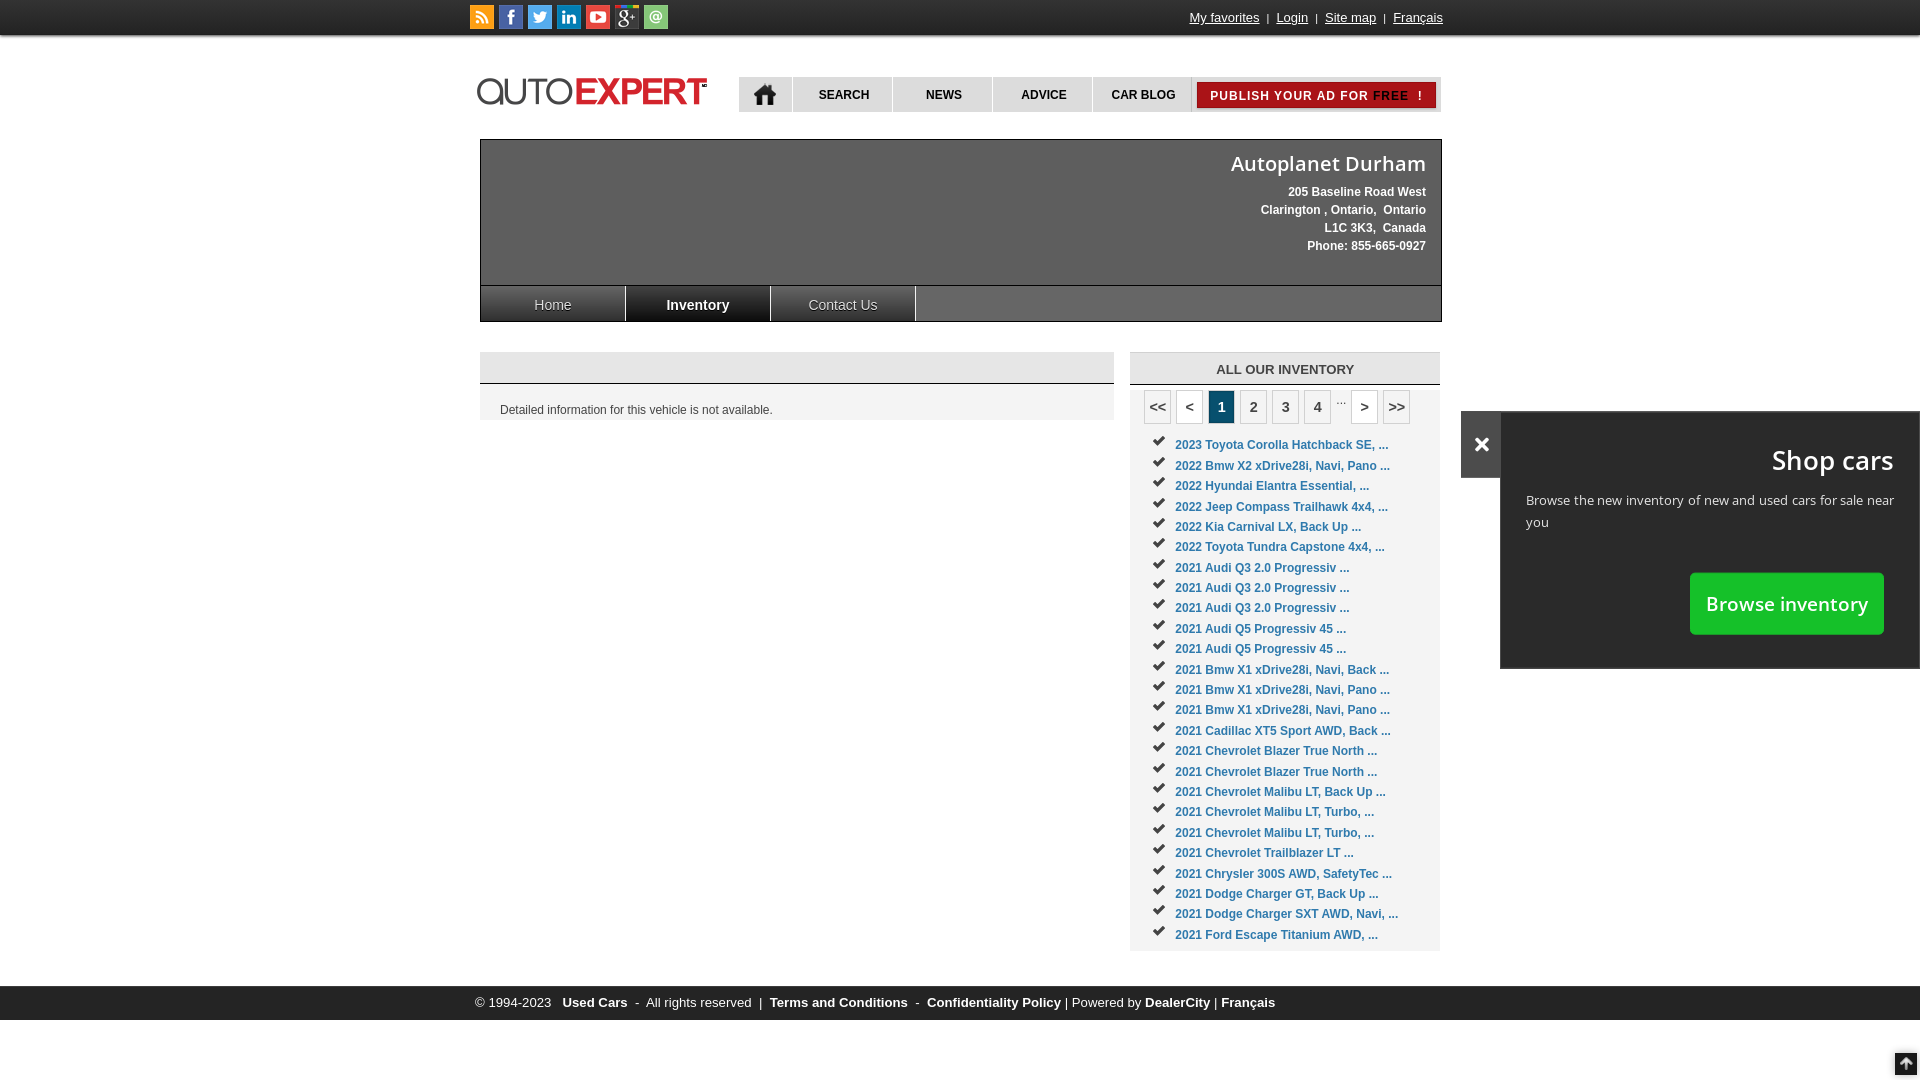 The image size is (1920, 1080). I want to click on 'Contact Us', so click(843, 303).